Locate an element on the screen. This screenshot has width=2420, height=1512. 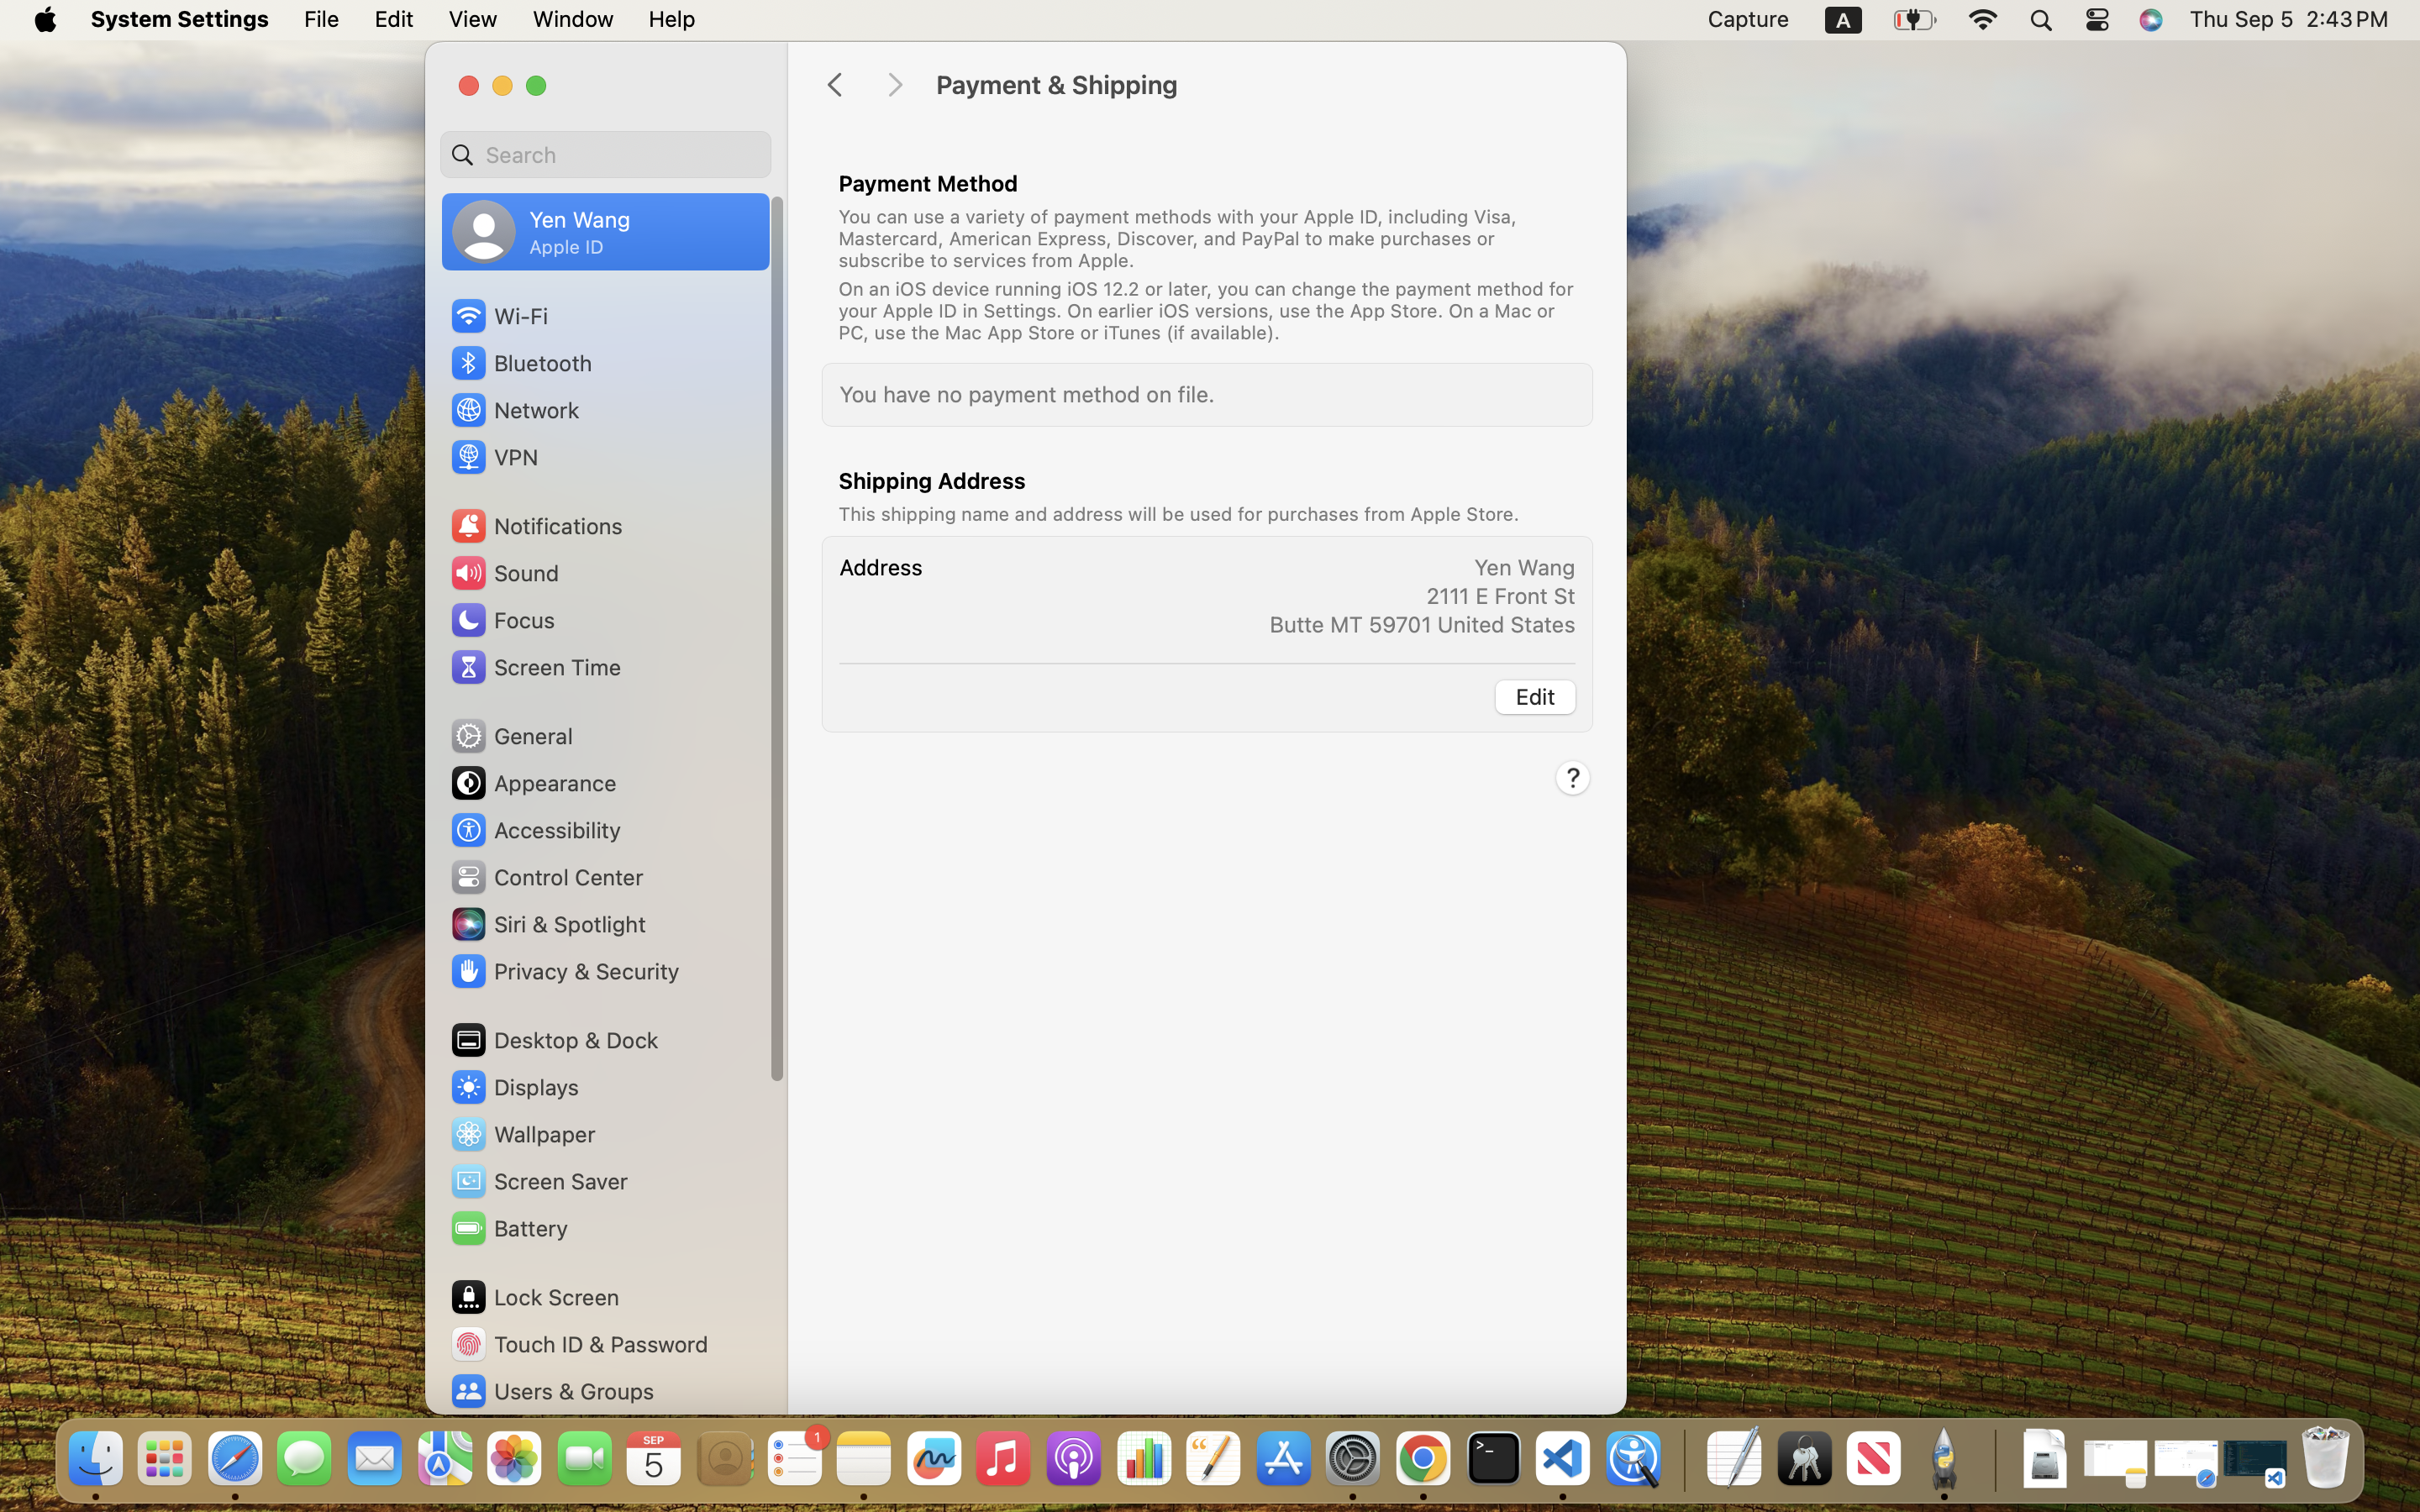
'Desktop & Dock' is located at coordinates (552, 1039).